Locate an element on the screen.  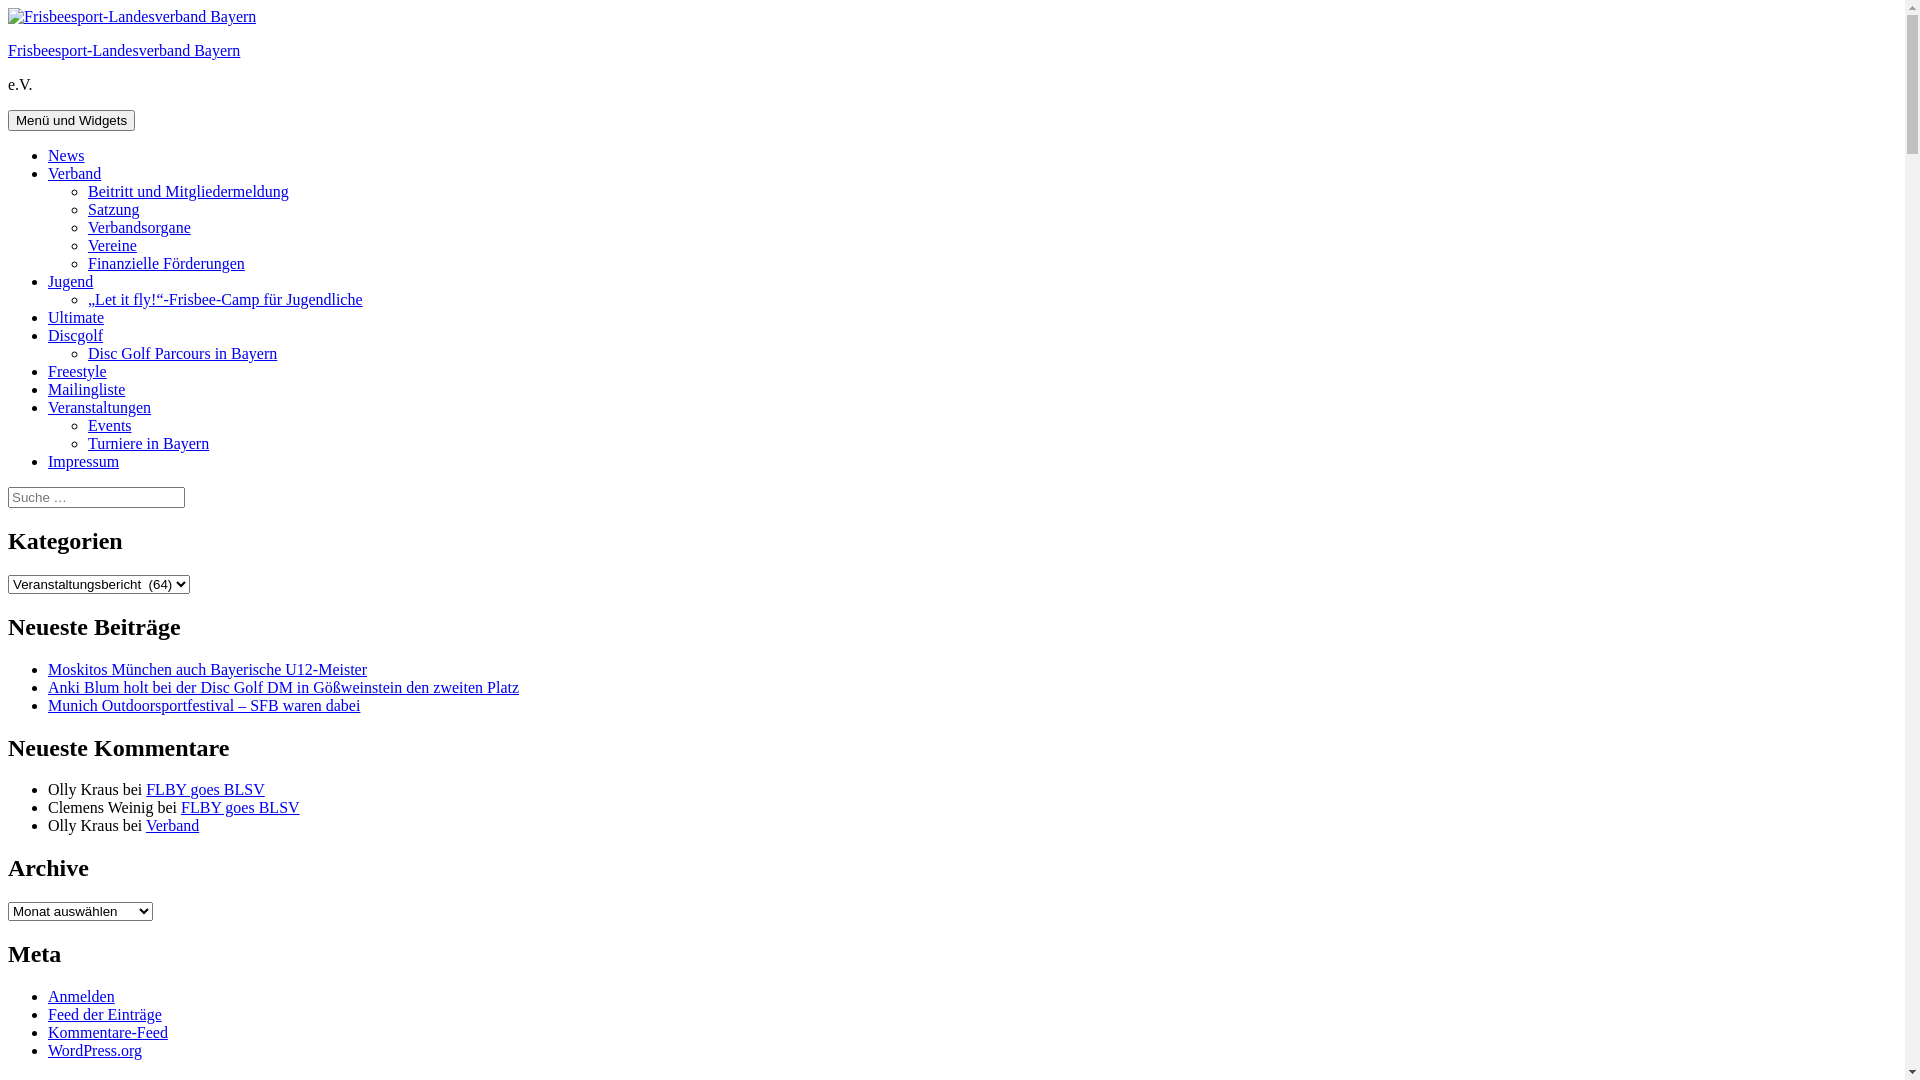
'Events' is located at coordinates (109, 424).